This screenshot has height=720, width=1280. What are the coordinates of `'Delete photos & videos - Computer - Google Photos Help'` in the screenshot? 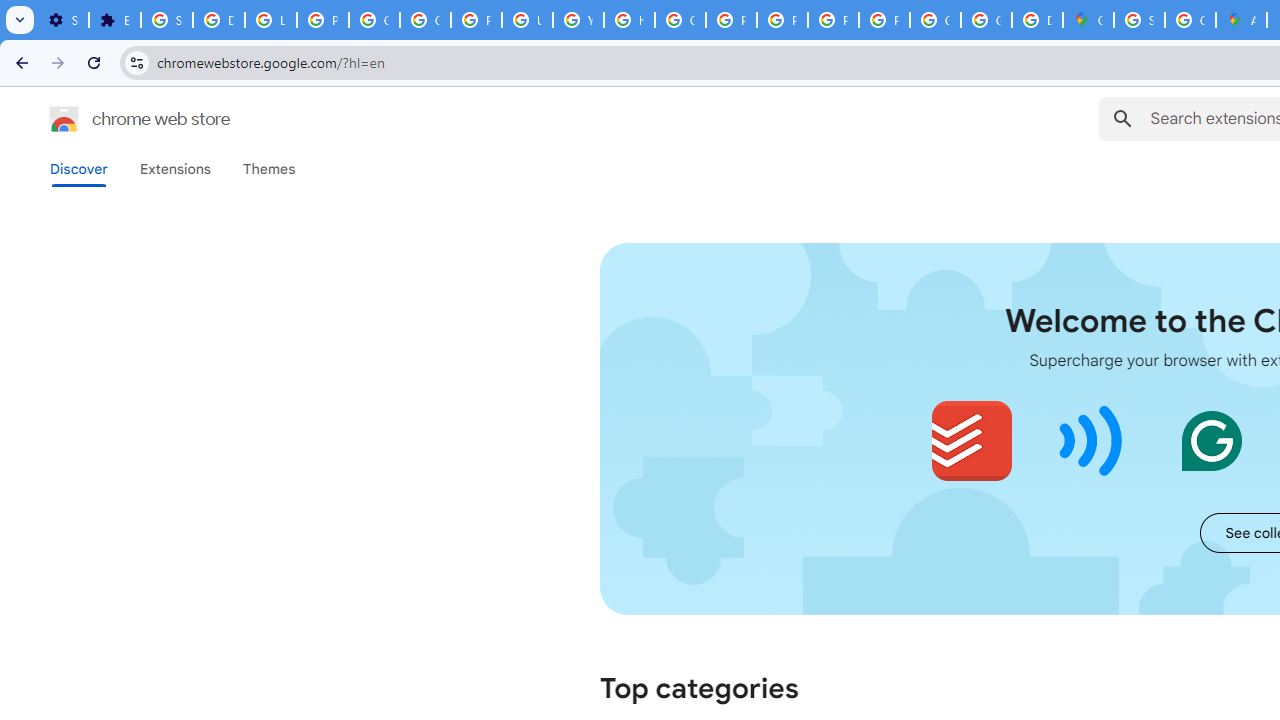 It's located at (218, 20).